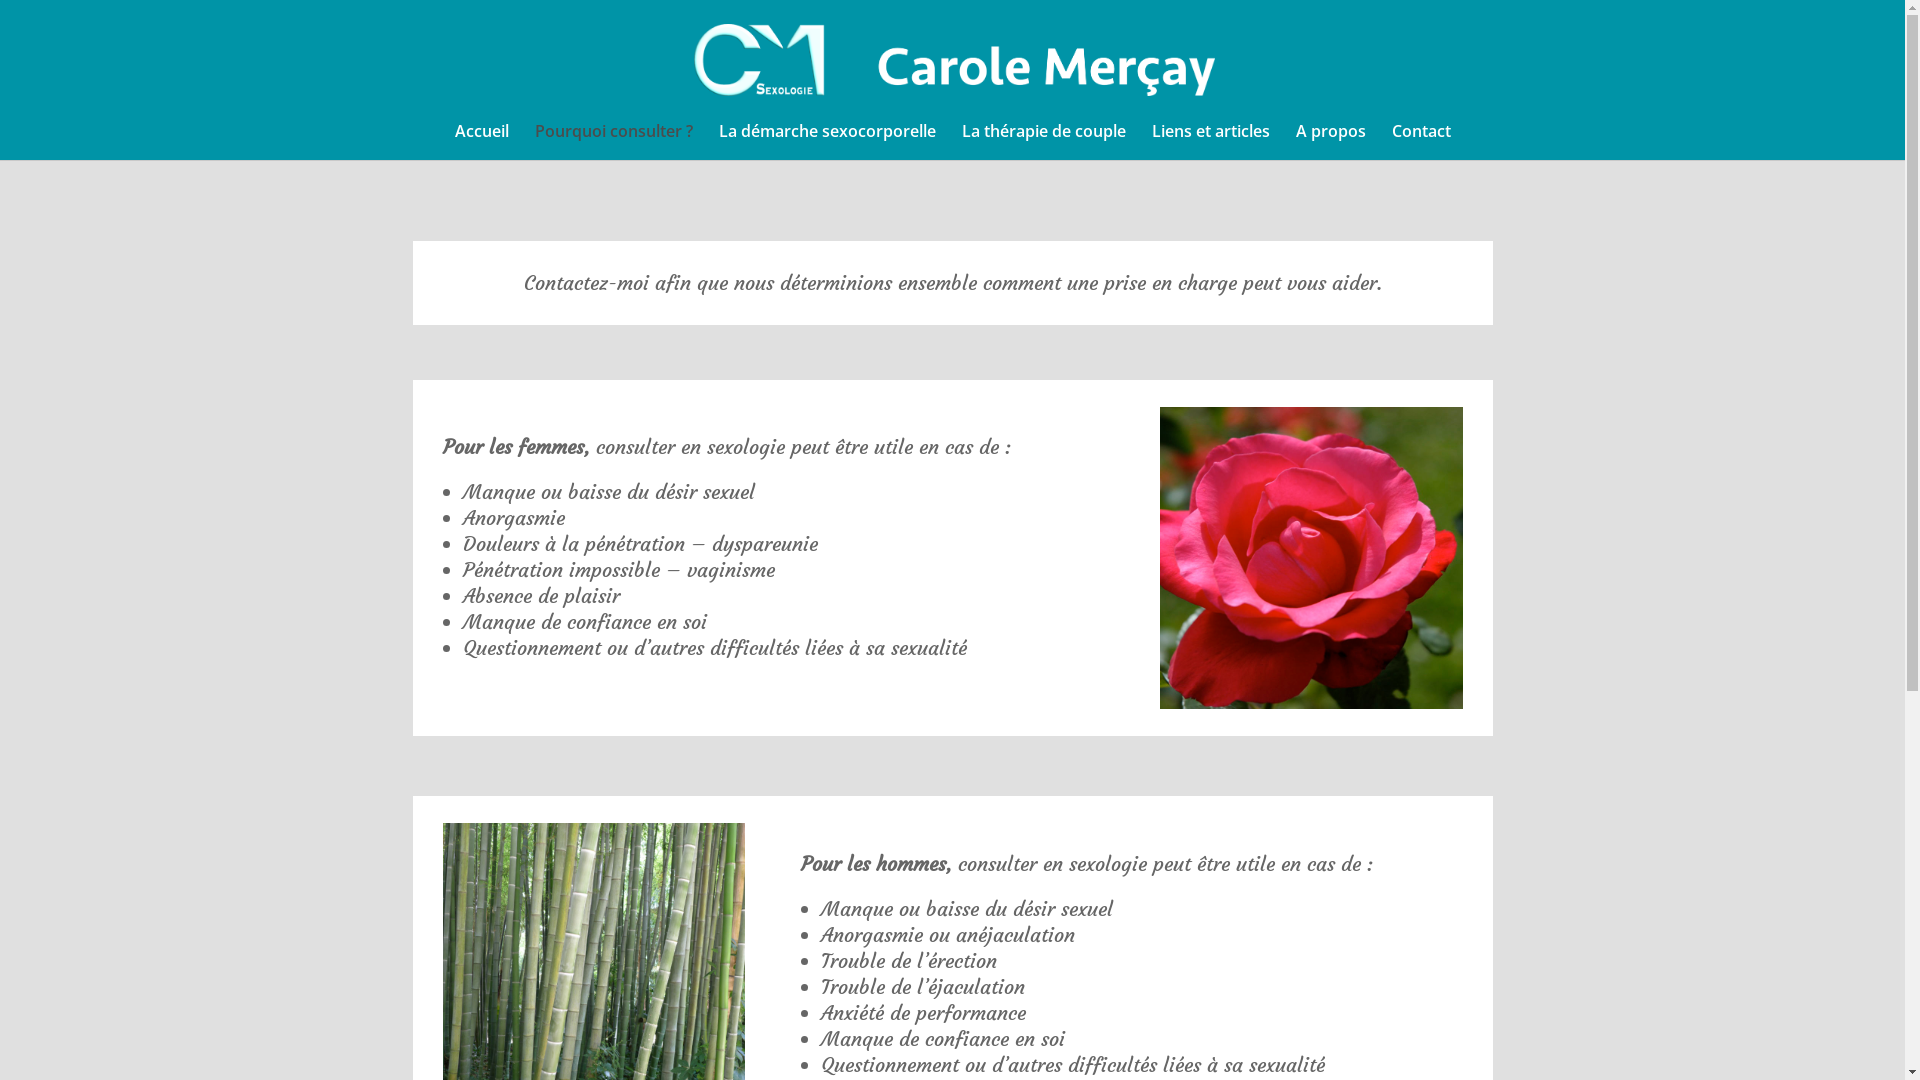 The image size is (1920, 1080). What do you see at coordinates (453, 141) in the screenshot?
I see `'Accueil'` at bounding box center [453, 141].